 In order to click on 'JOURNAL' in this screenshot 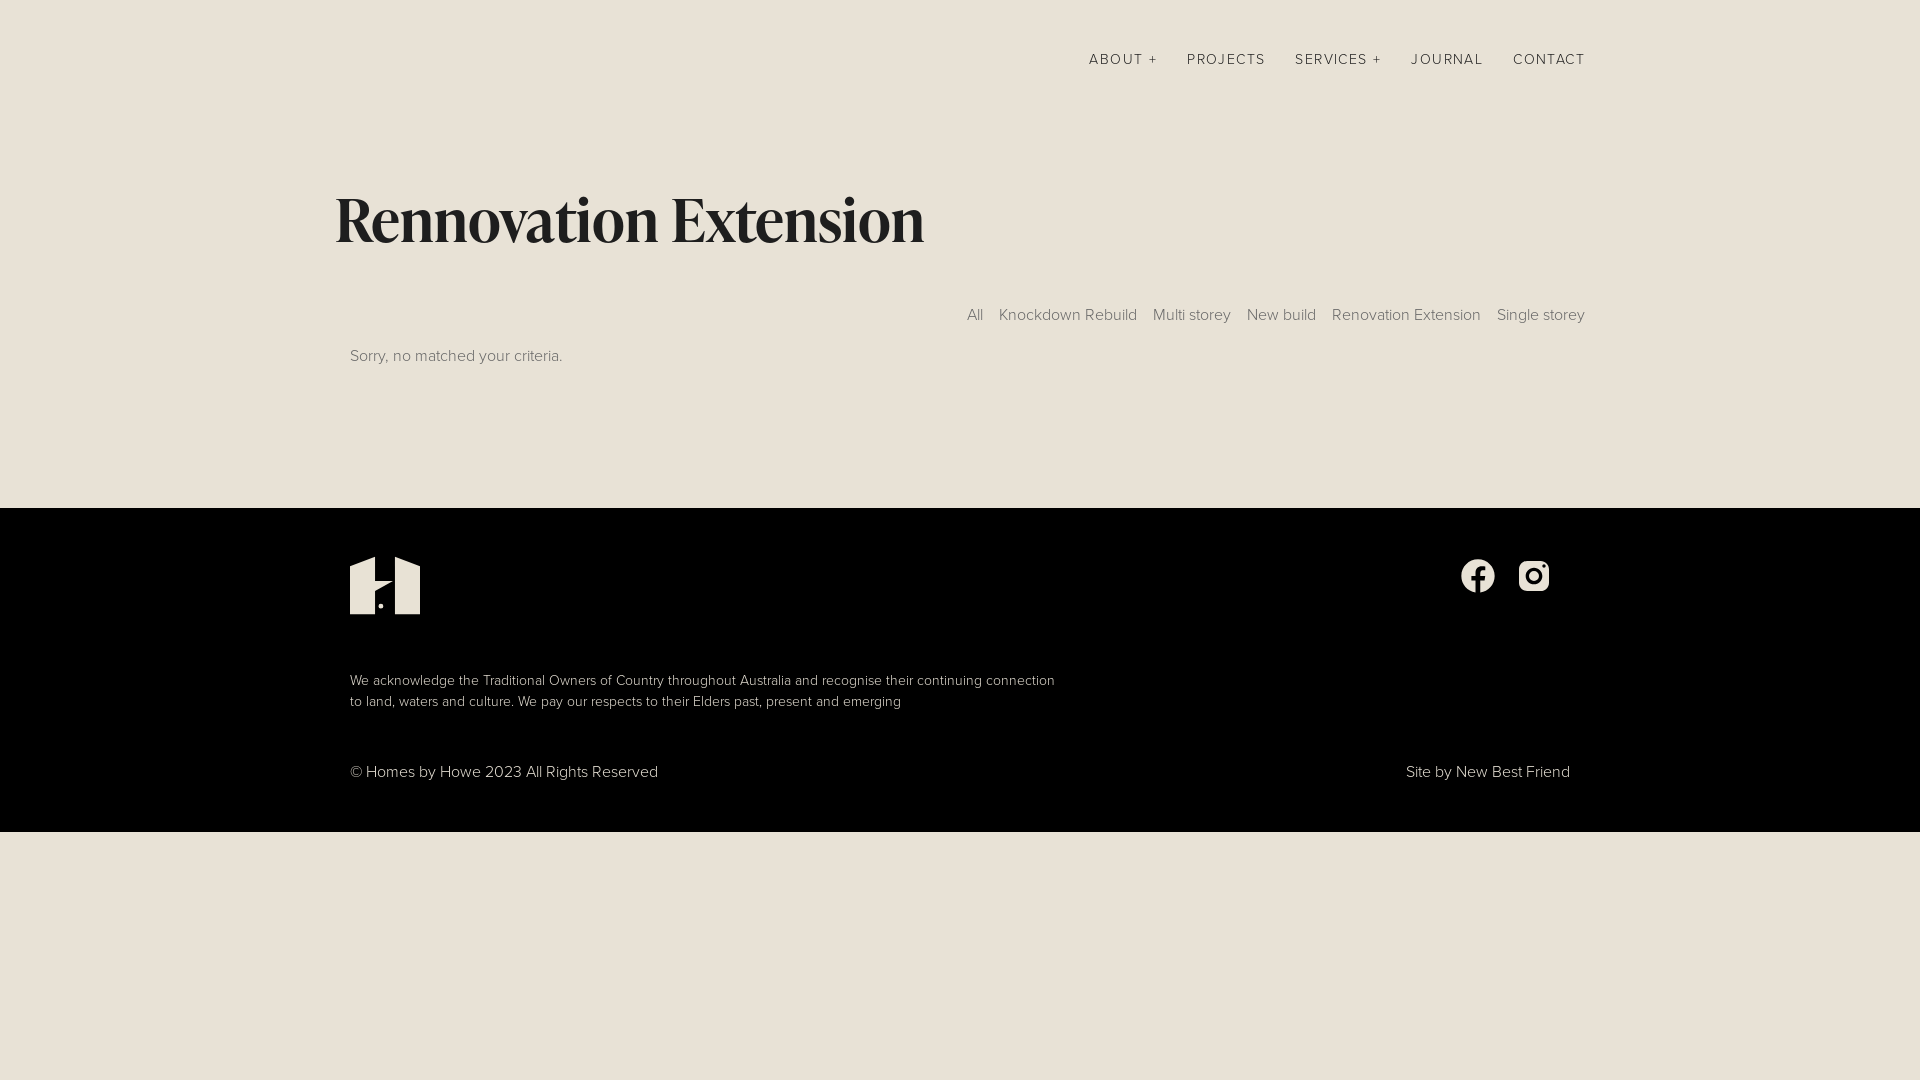, I will do `click(1410, 59)`.